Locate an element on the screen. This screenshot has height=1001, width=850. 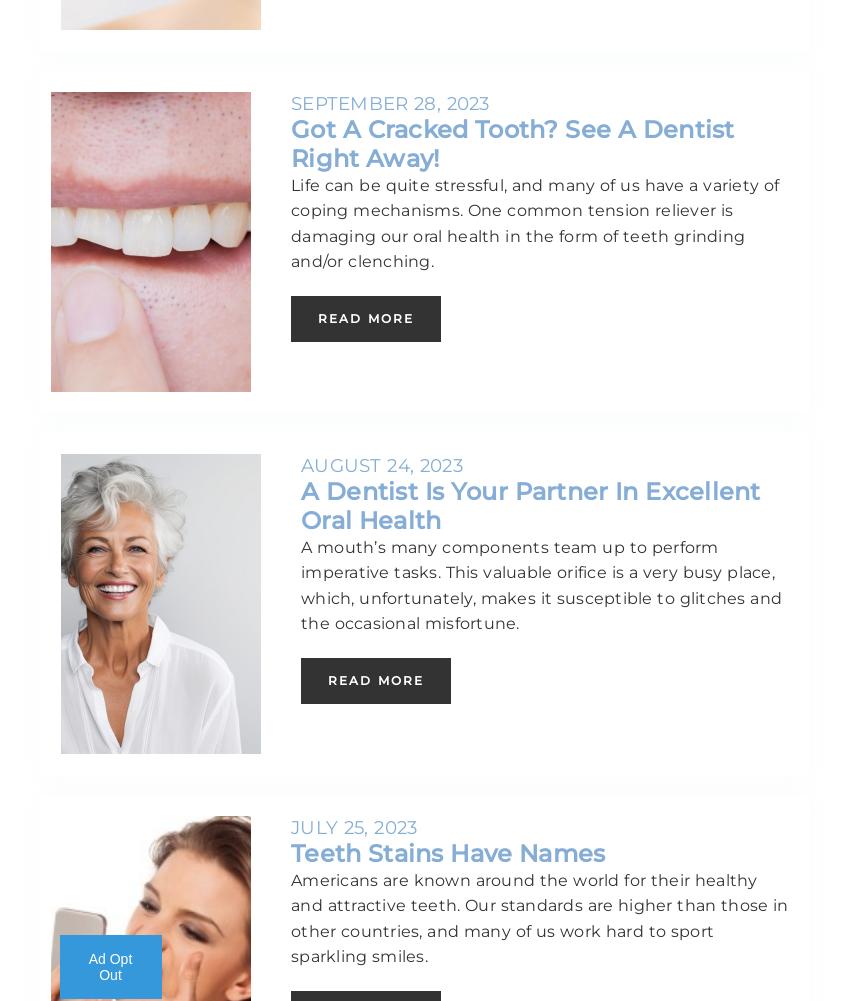
'Life can be quite stressful, and many of us have a variety of coping mechanisms.  One common tension reliever is damaging our oral health in the form of teeth grinding and/or clenching.' is located at coordinates (533, 222).